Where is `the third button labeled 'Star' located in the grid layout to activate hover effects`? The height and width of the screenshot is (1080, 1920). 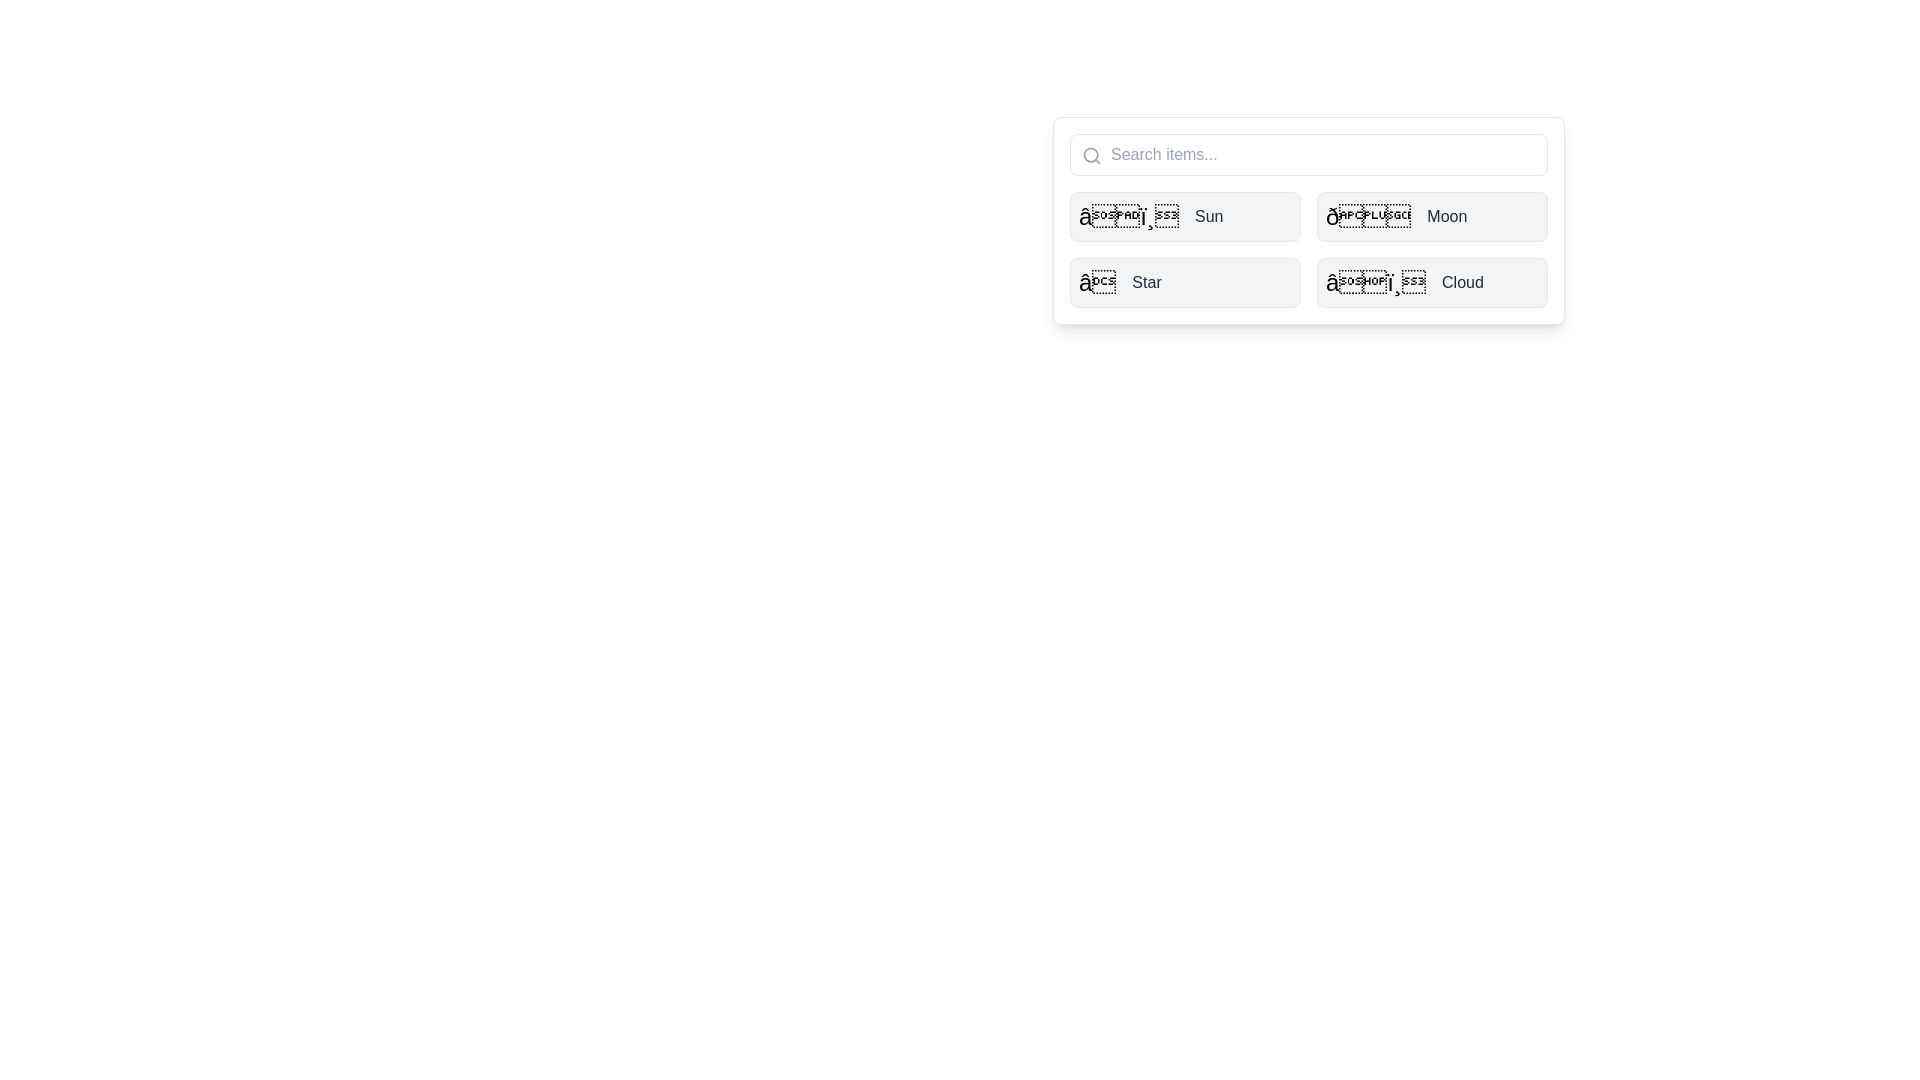
the third button labeled 'Star' located in the grid layout to activate hover effects is located at coordinates (1185, 282).